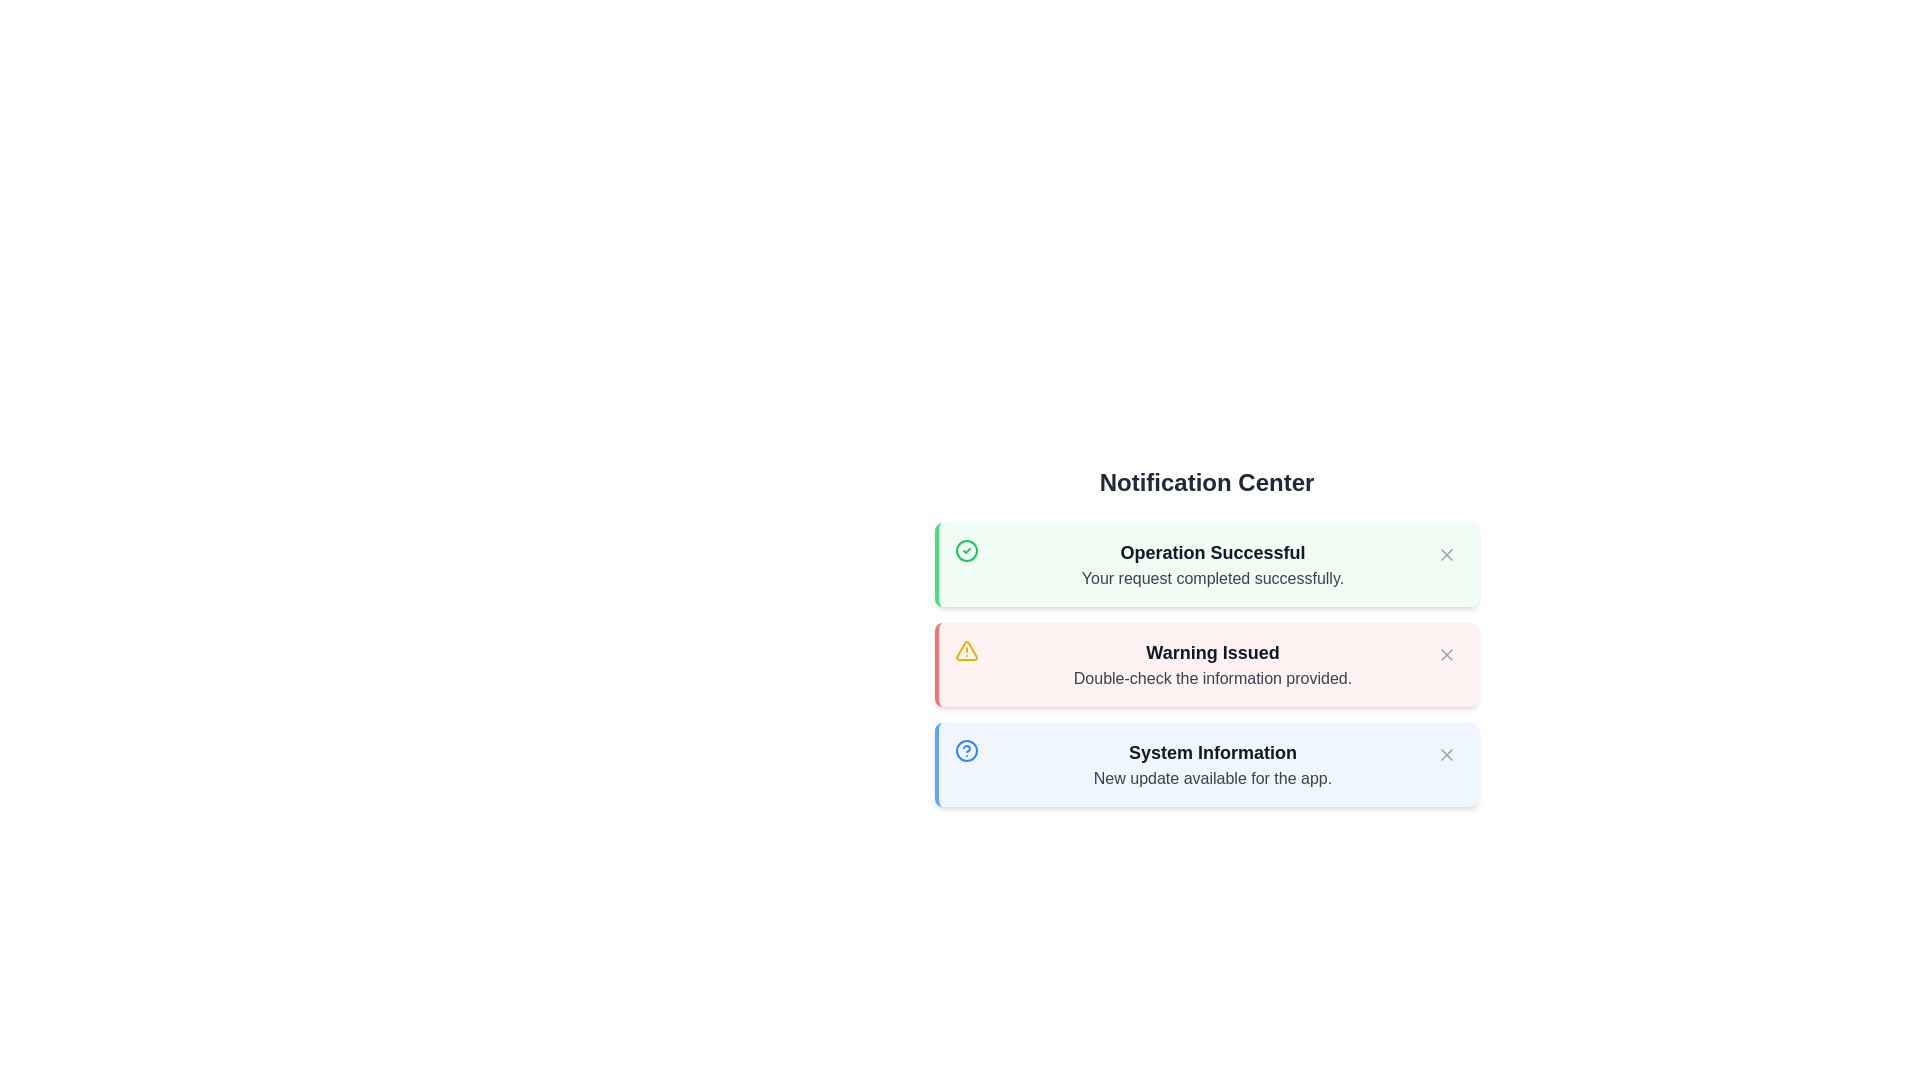  Describe the element at coordinates (1446, 655) in the screenshot. I see `the gray circular button with an 'X' icon` at that location.